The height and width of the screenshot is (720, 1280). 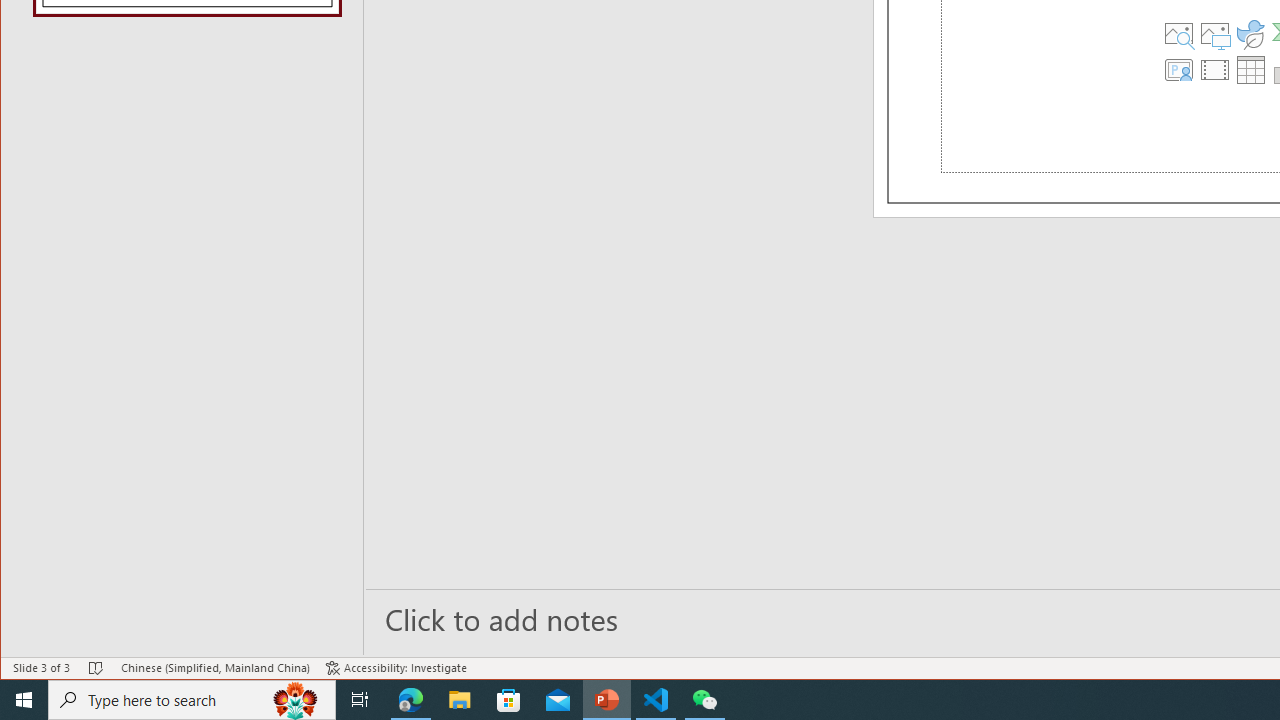 What do you see at coordinates (606, 698) in the screenshot?
I see `'PowerPoint - 1 running window'` at bounding box center [606, 698].